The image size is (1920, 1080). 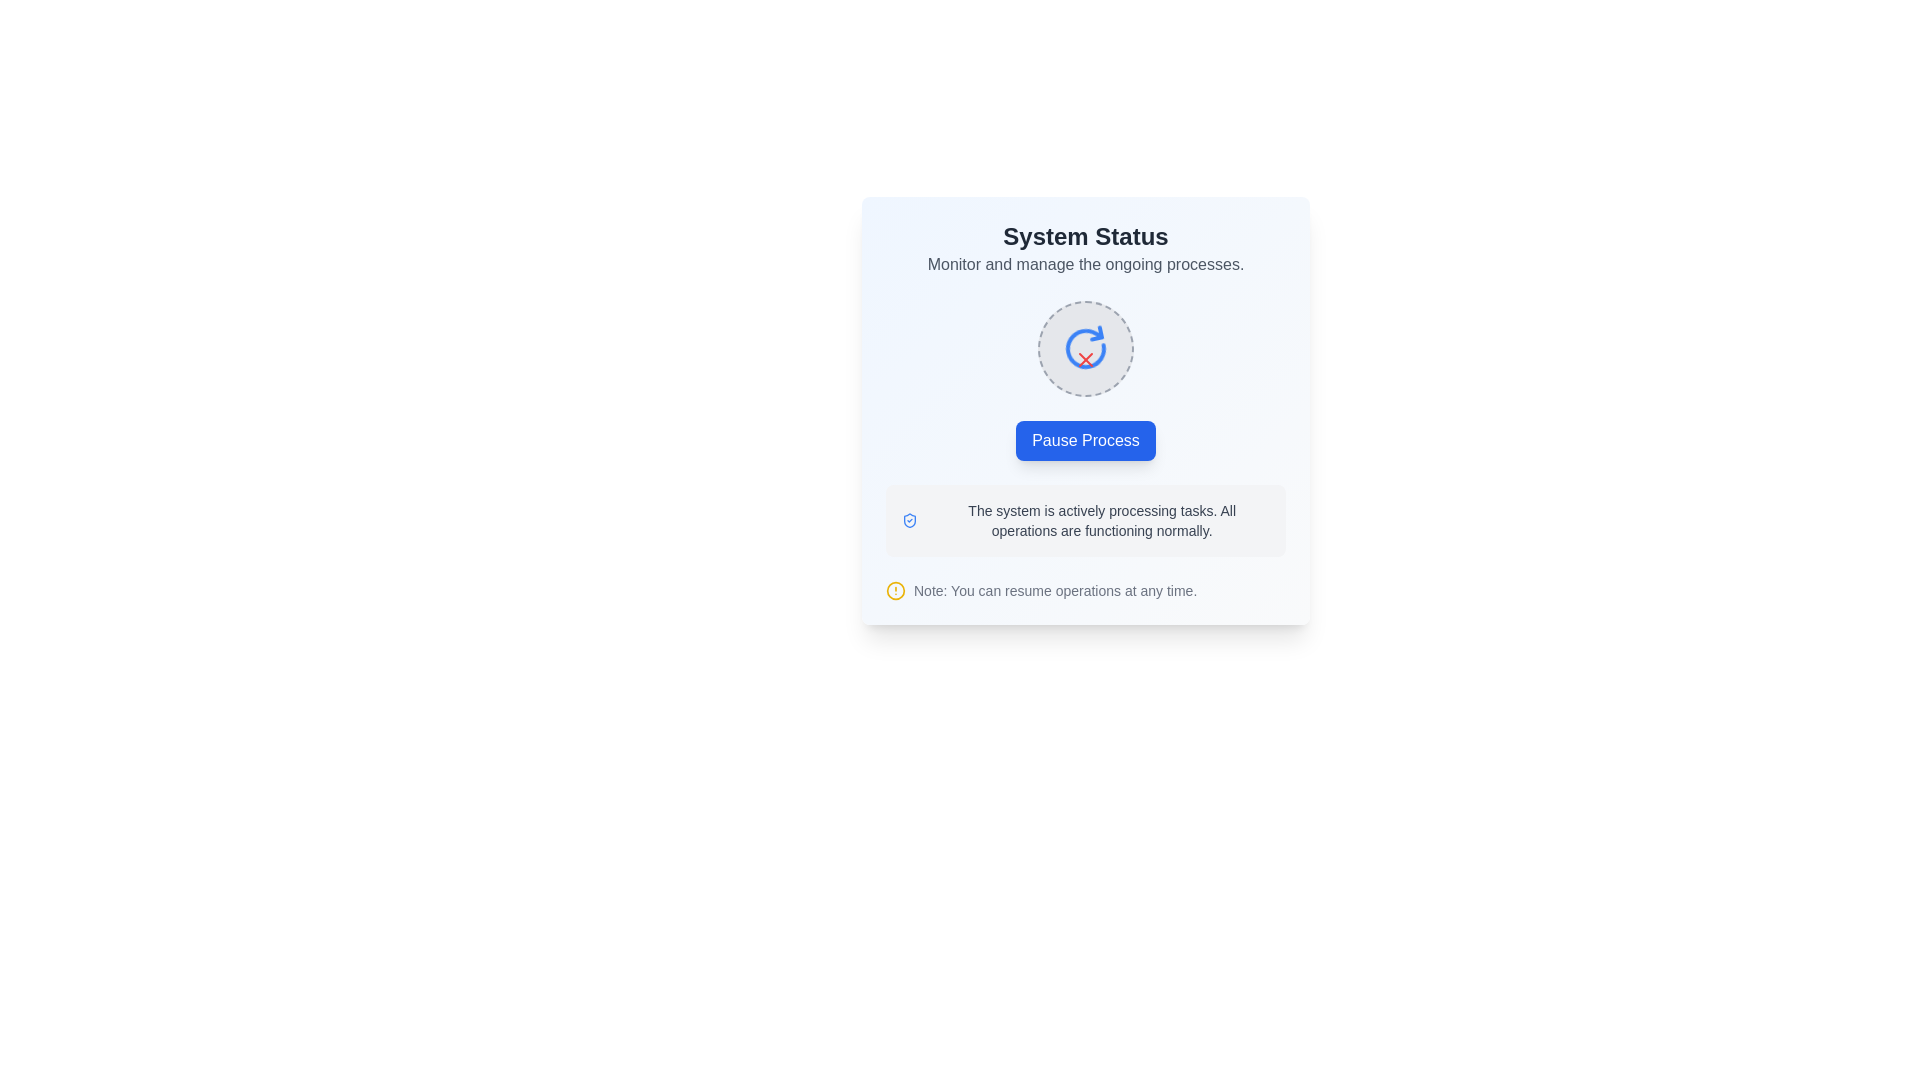 What do you see at coordinates (1084, 410) in the screenshot?
I see `the 'Pause Process' button located within the primary status dashboard panel, which is visually dominant and surrounded by smaller elements` at bounding box center [1084, 410].